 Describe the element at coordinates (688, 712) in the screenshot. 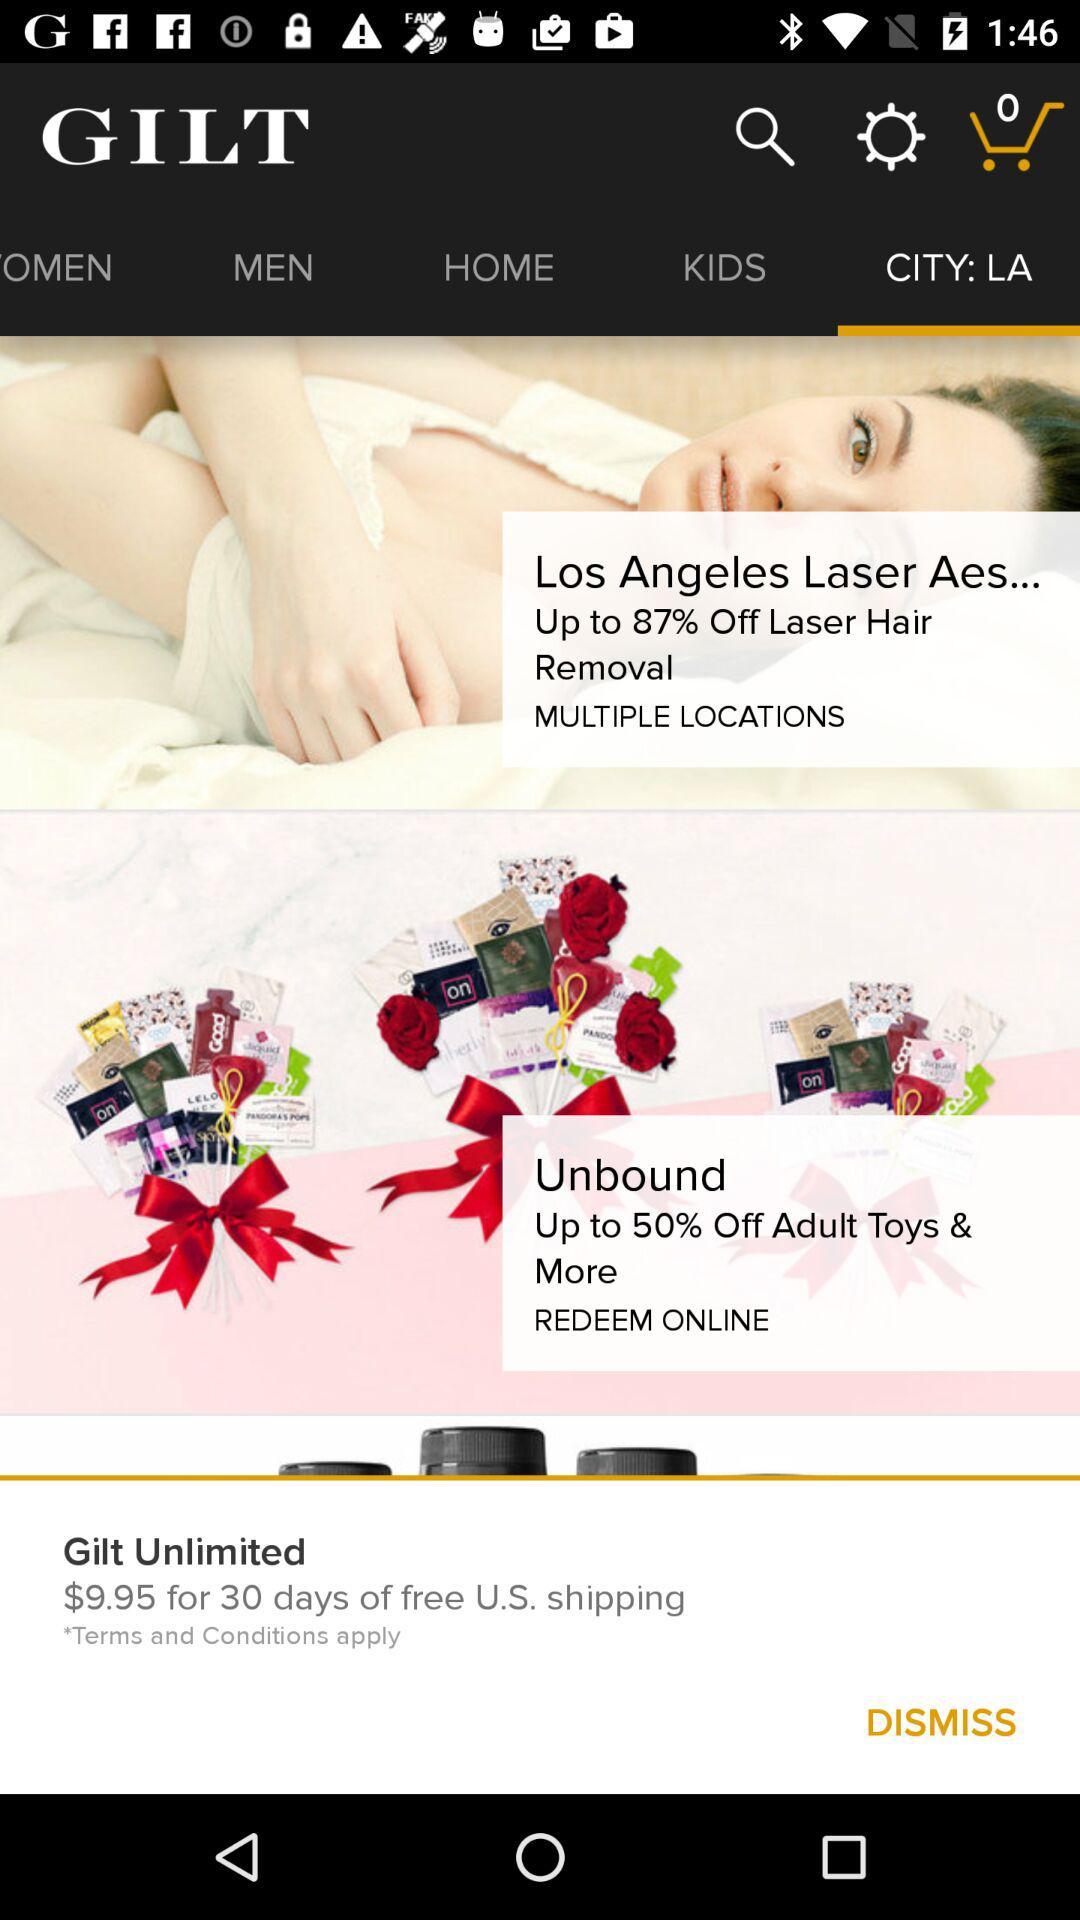

I see `item below up to 87 item` at that location.